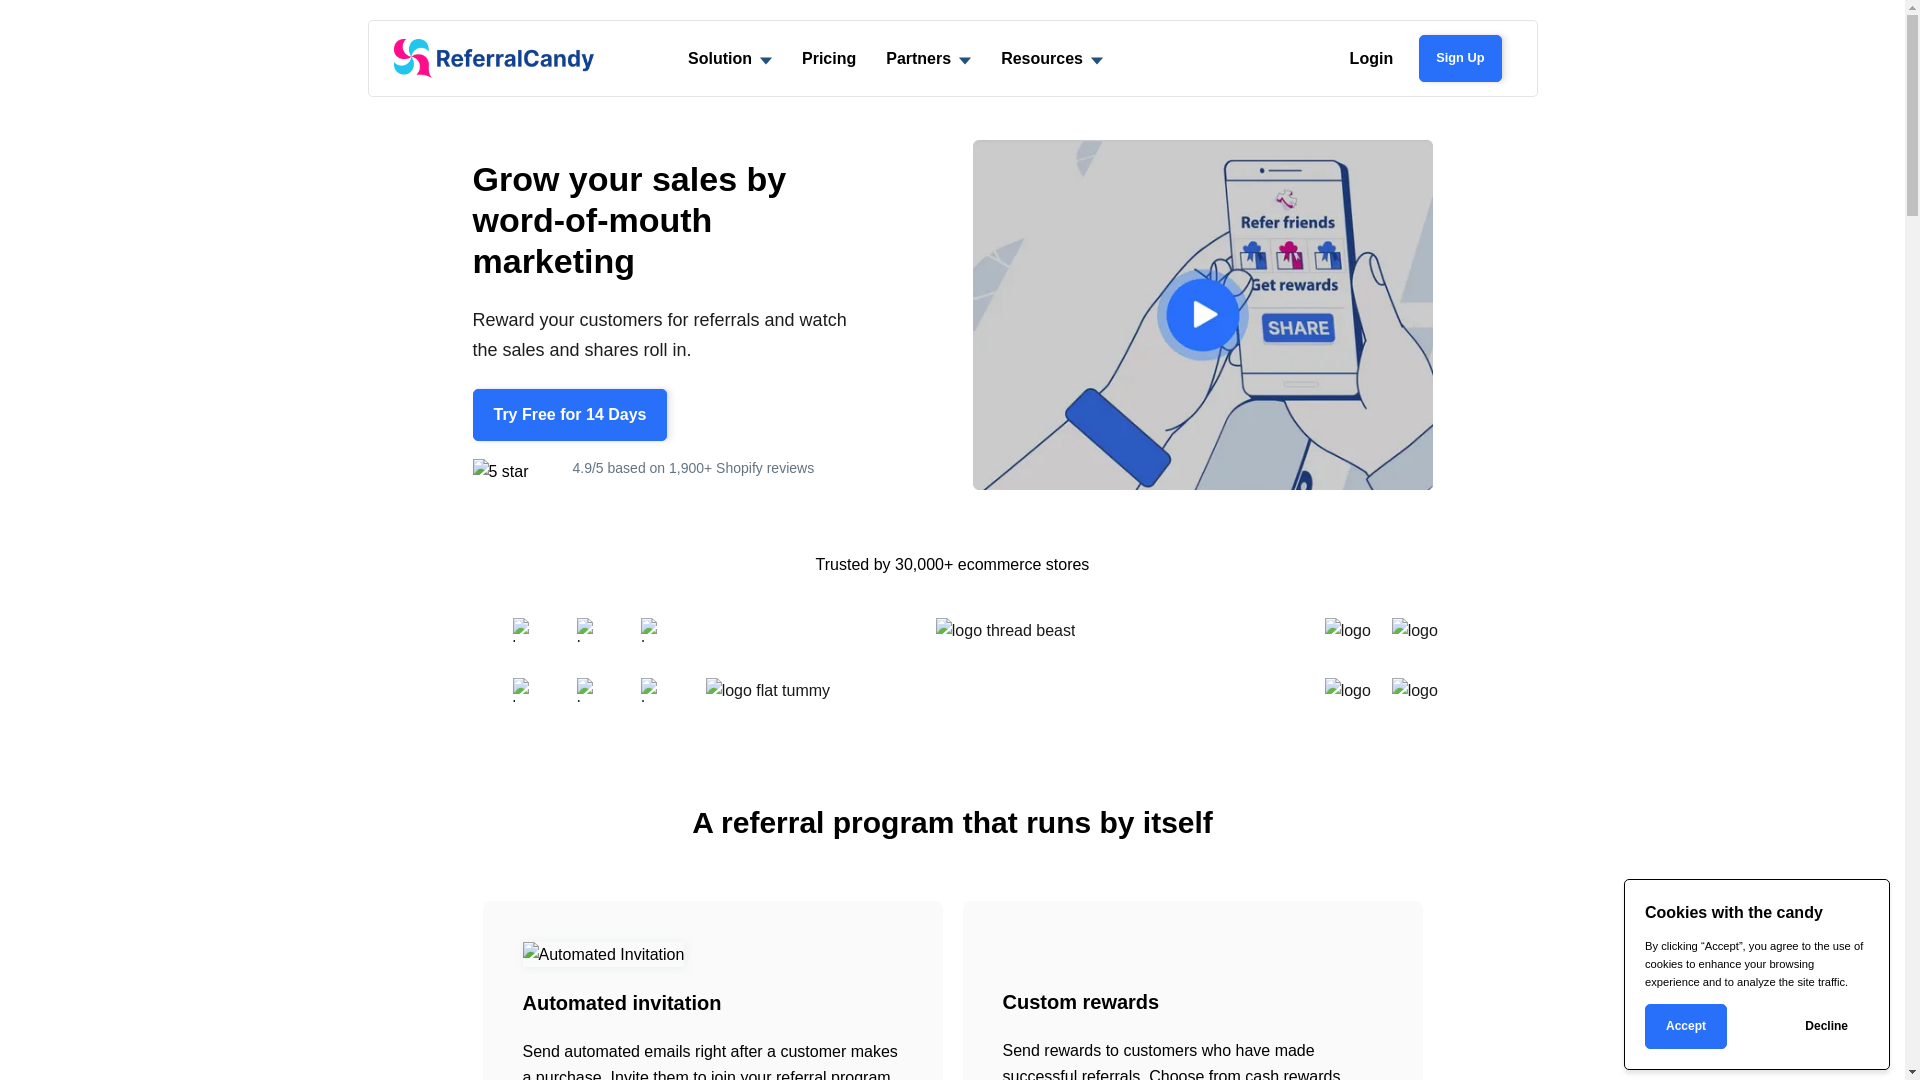  Describe the element at coordinates (470, 414) in the screenshot. I see `'Try Free for 14 Days'` at that location.